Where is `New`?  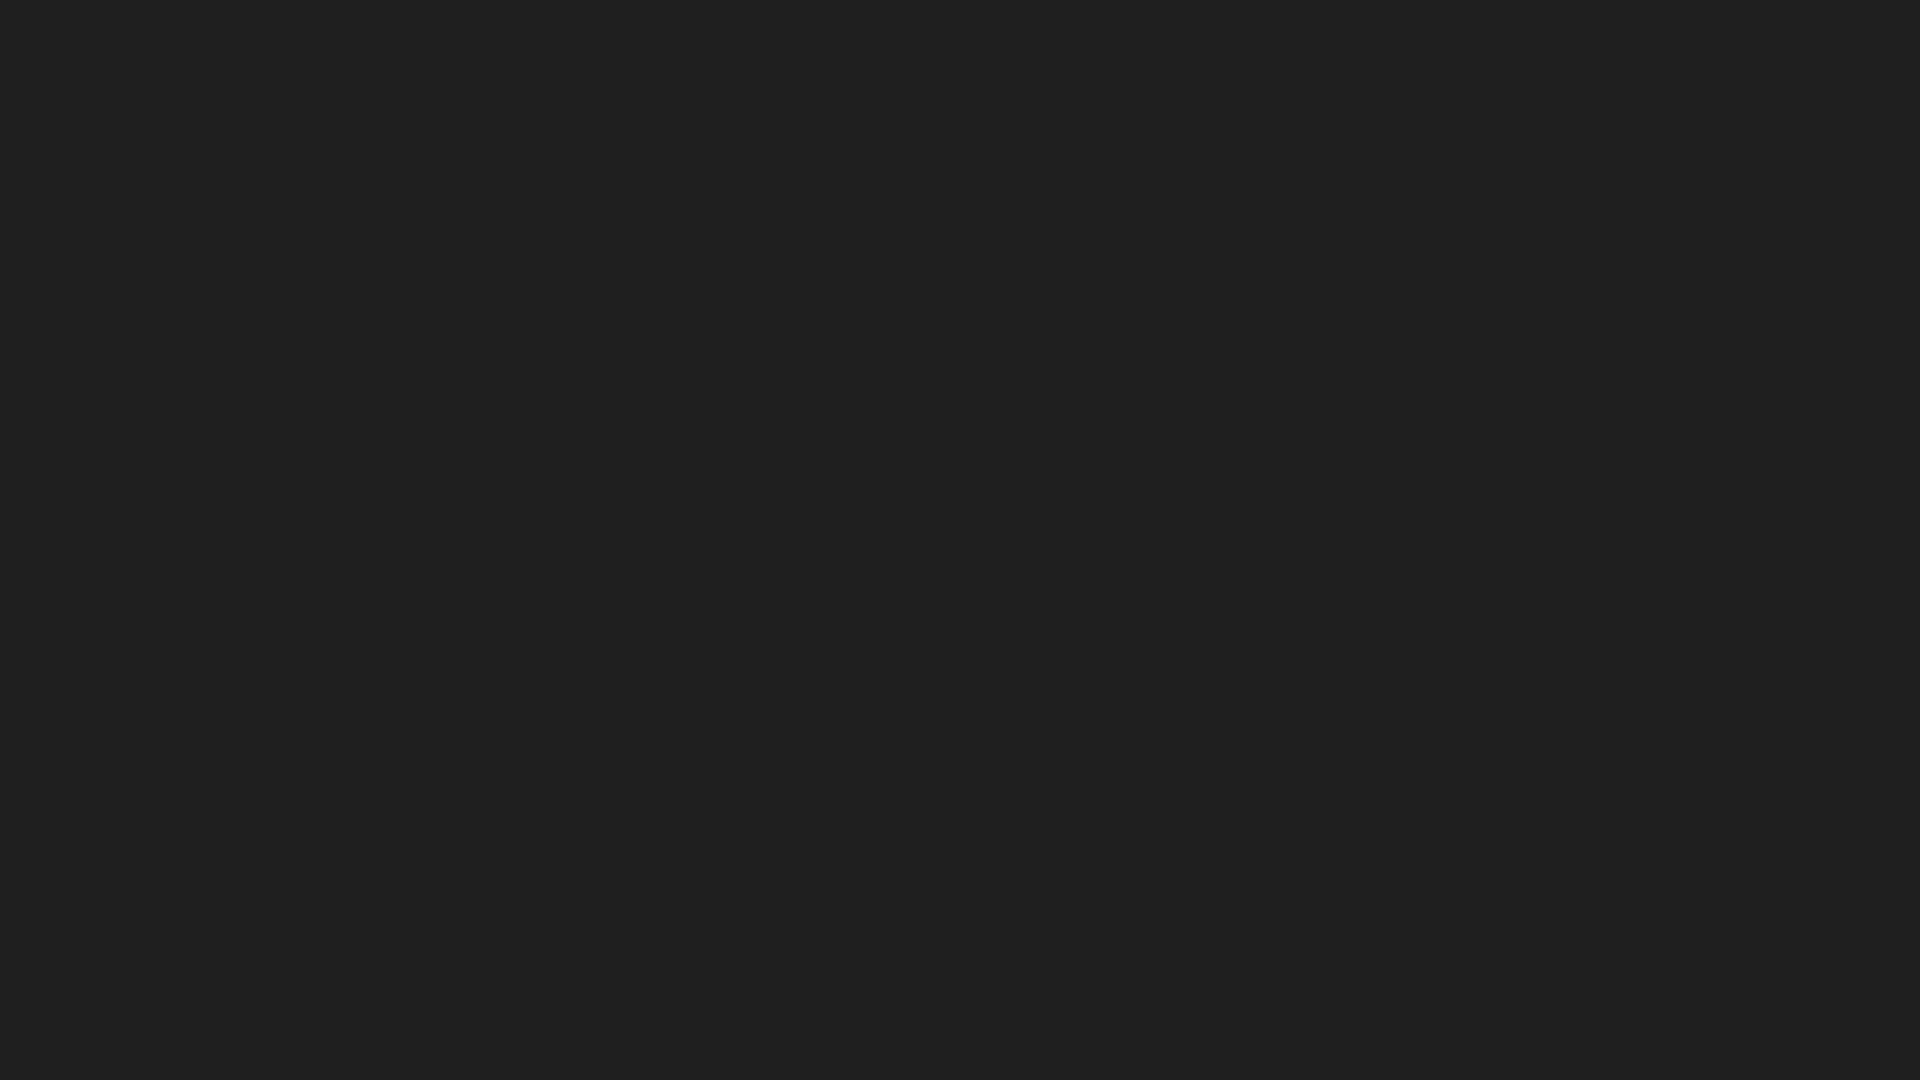 New is located at coordinates (405, 433).